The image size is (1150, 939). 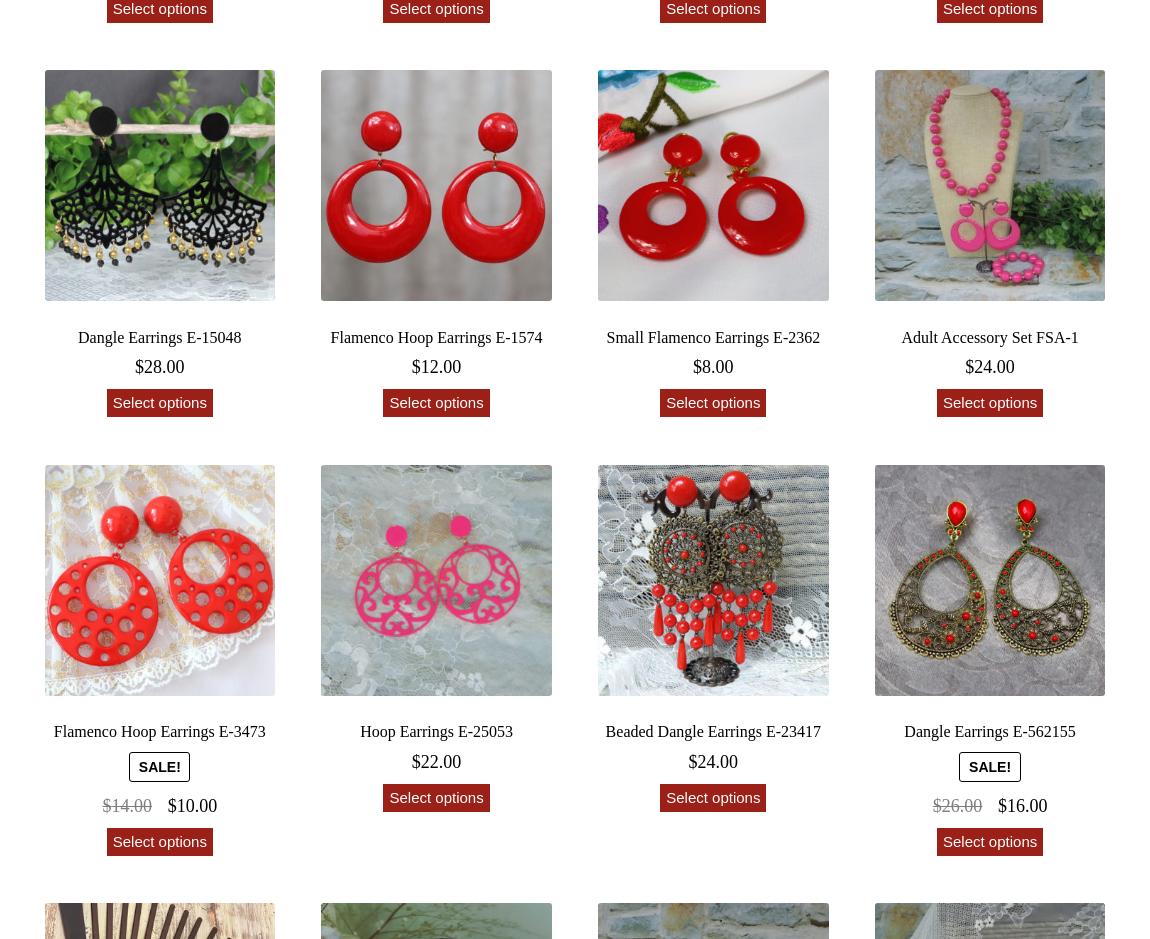 What do you see at coordinates (716, 366) in the screenshot?
I see `'8.00'` at bounding box center [716, 366].